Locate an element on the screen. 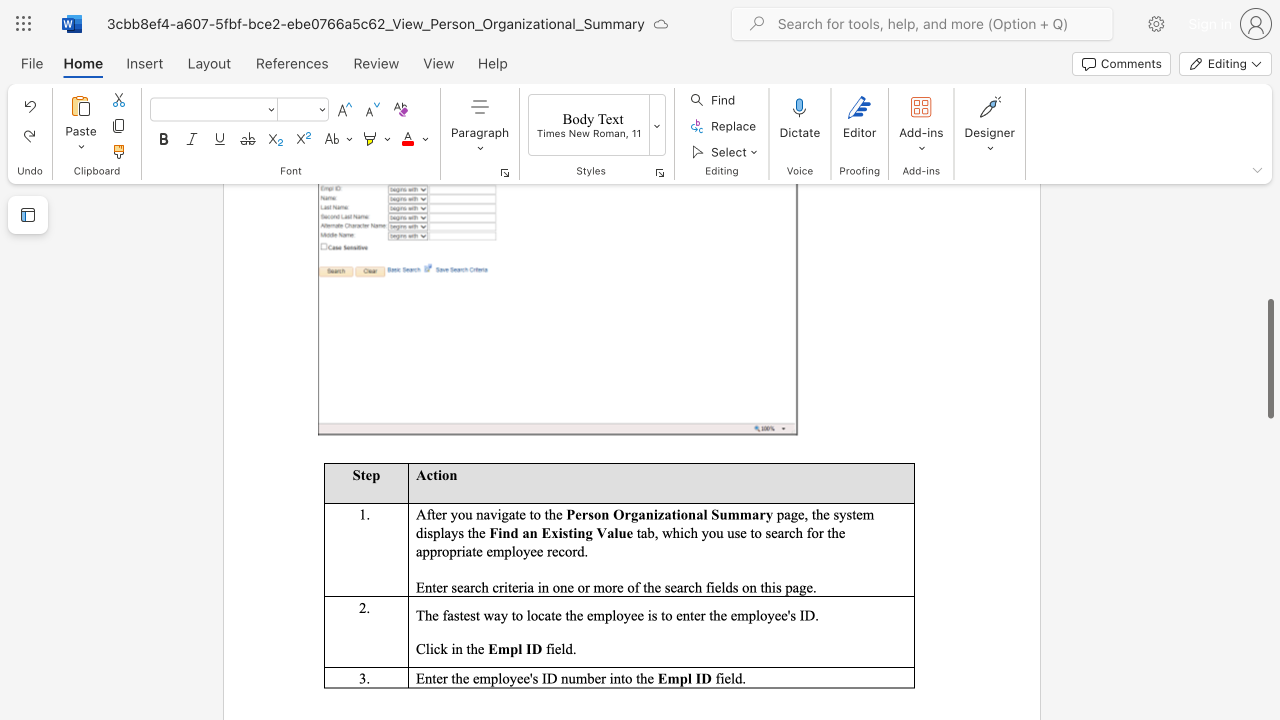 The height and width of the screenshot is (720, 1280). the subset text "er you navigate t" within the text "After you navigate to the" is located at coordinates (434, 513).